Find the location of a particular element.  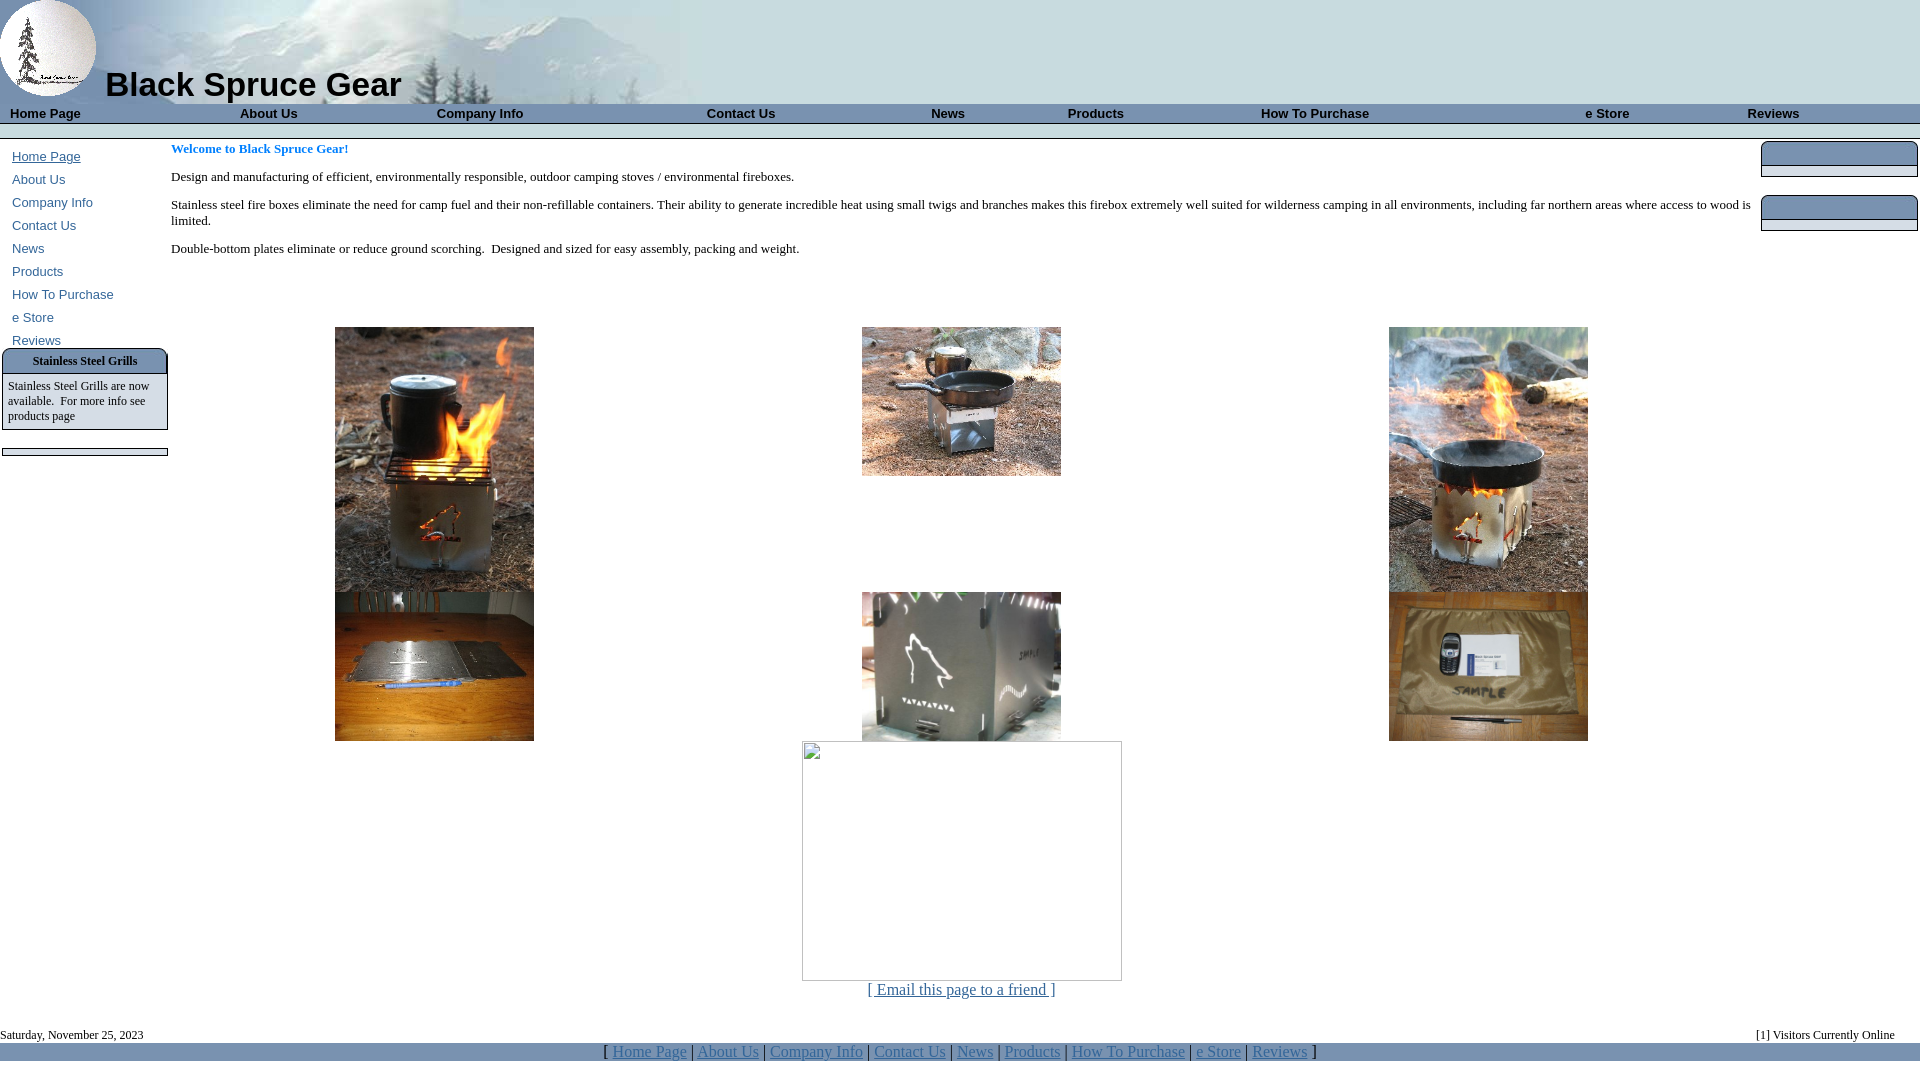

'Home Page' is located at coordinates (12, 155).